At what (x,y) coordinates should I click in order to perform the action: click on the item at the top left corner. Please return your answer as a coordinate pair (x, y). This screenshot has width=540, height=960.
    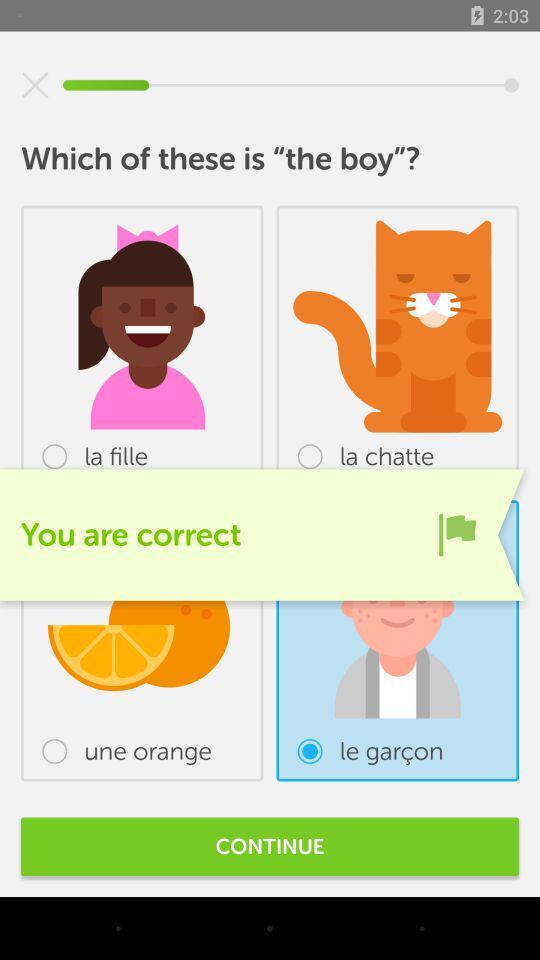
    Looking at the image, I should click on (35, 85).